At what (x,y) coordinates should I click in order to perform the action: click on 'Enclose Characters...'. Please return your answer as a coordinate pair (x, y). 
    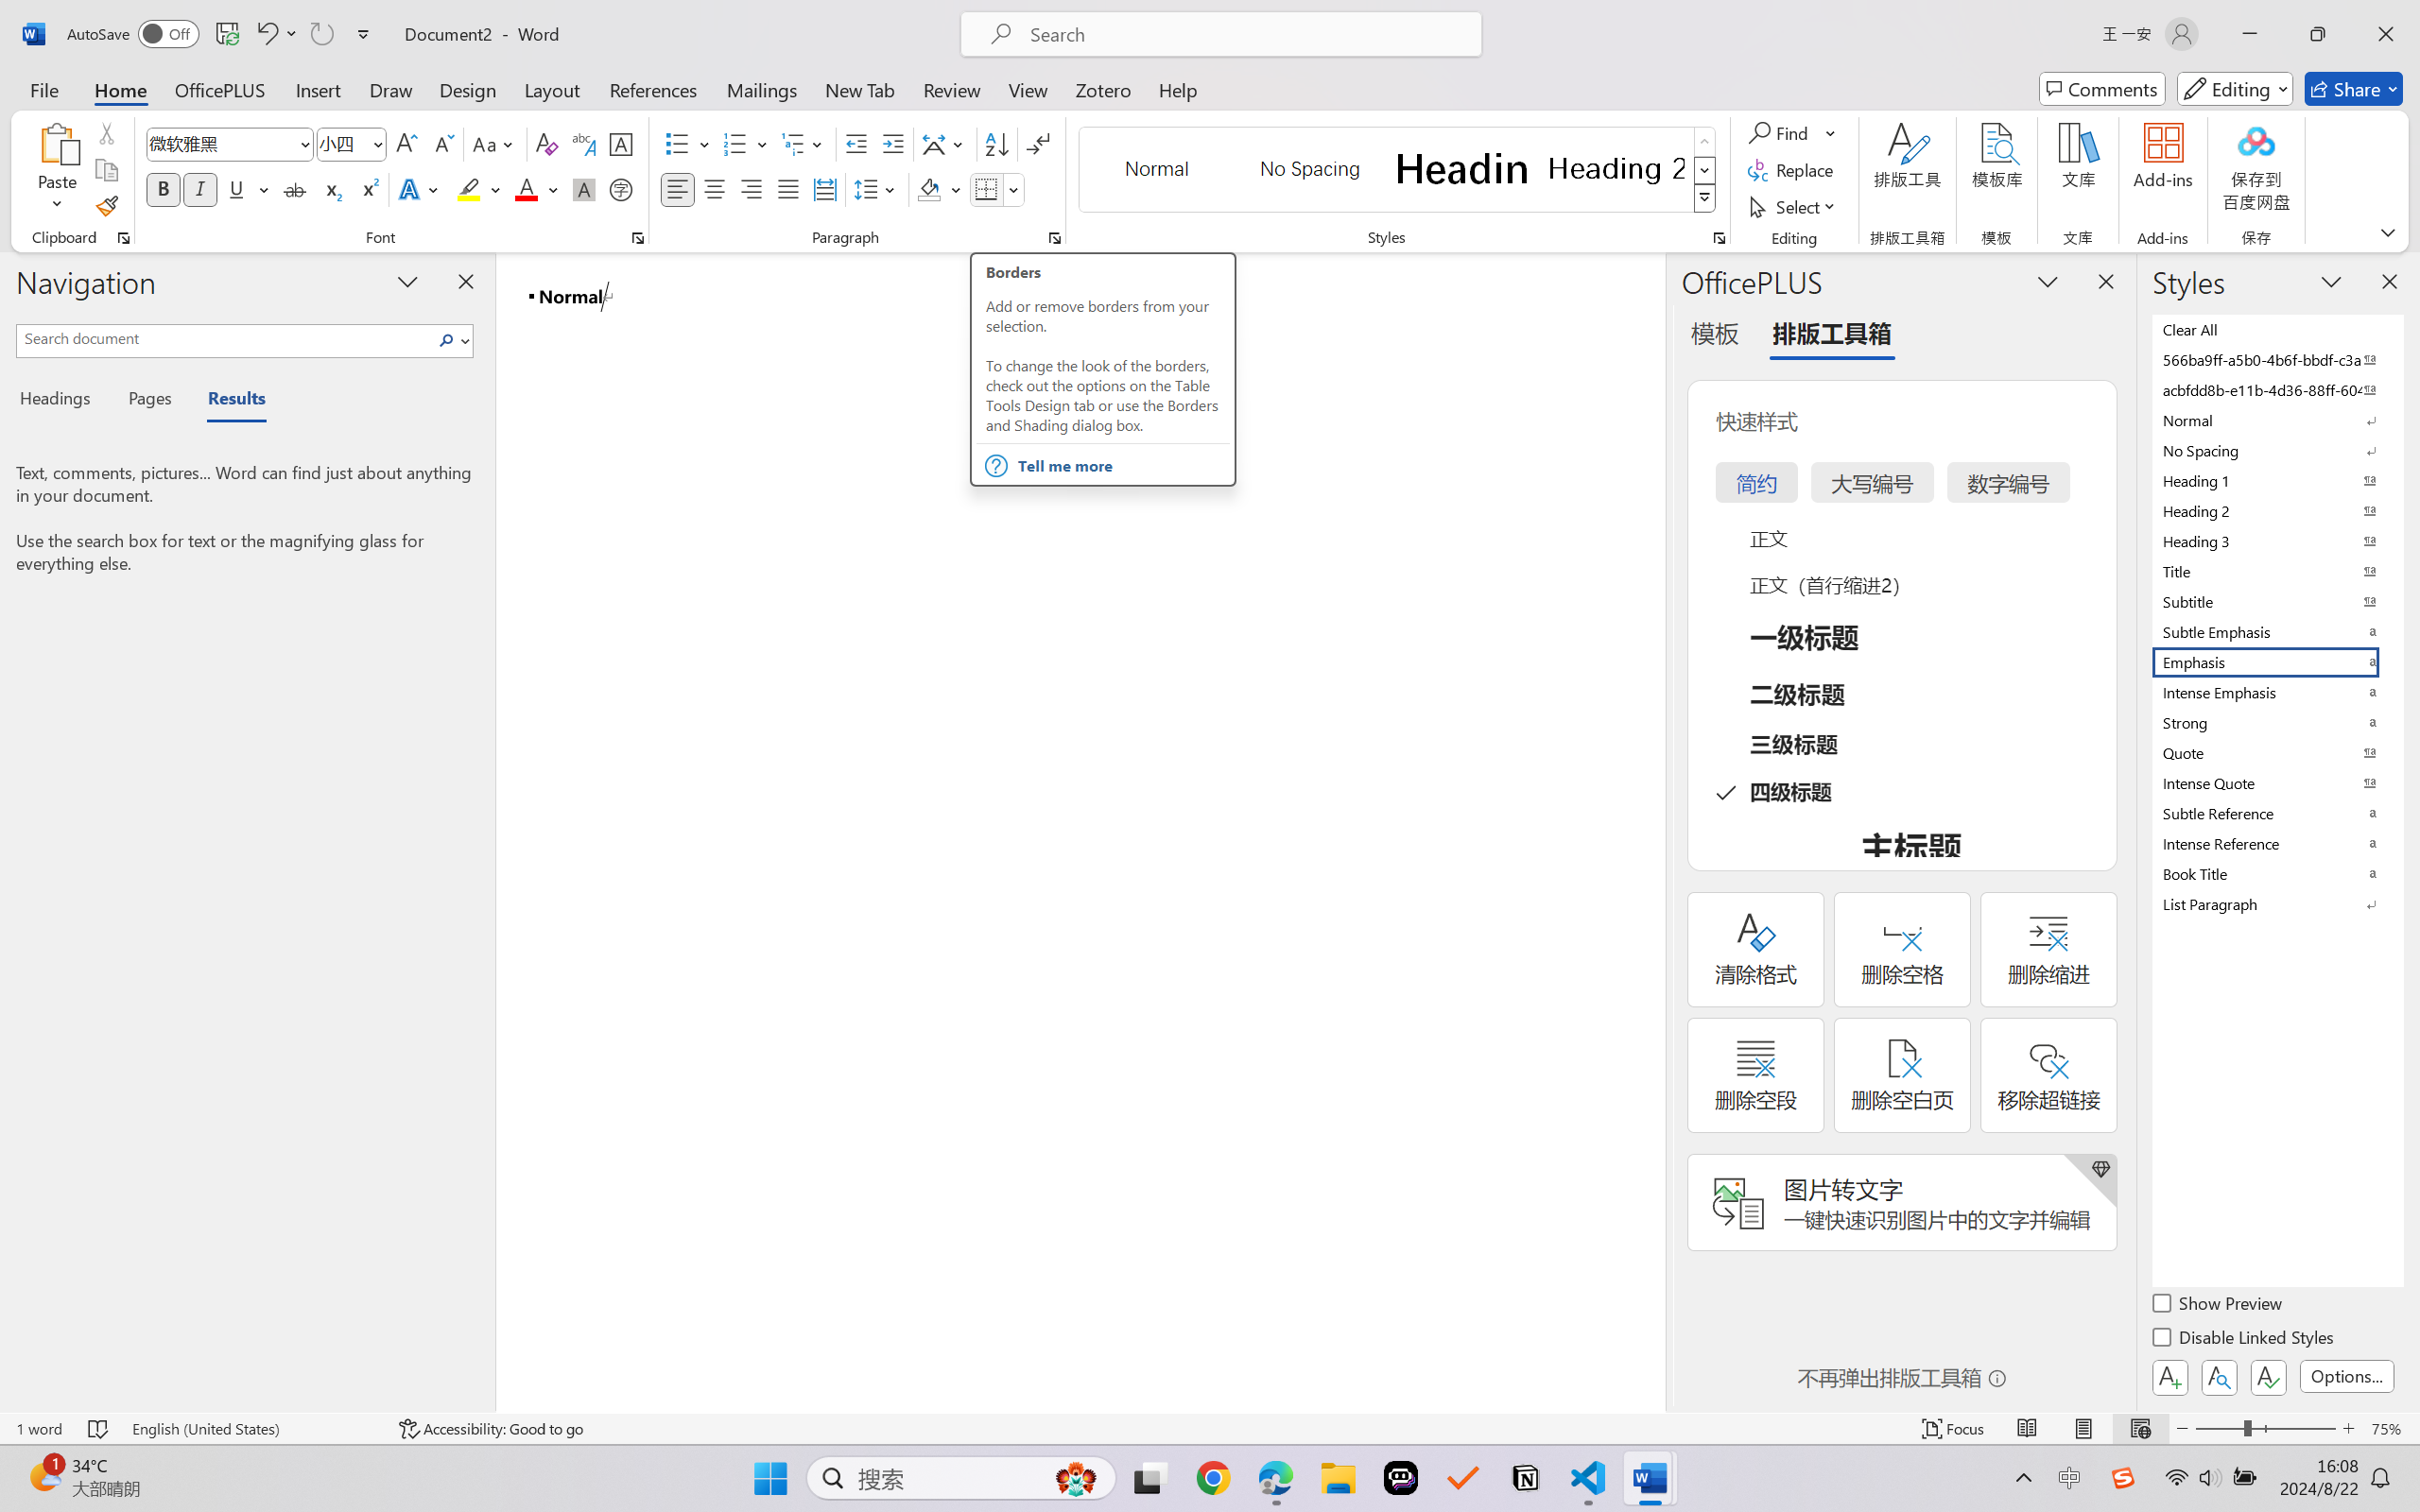
    Looking at the image, I should click on (621, 188).